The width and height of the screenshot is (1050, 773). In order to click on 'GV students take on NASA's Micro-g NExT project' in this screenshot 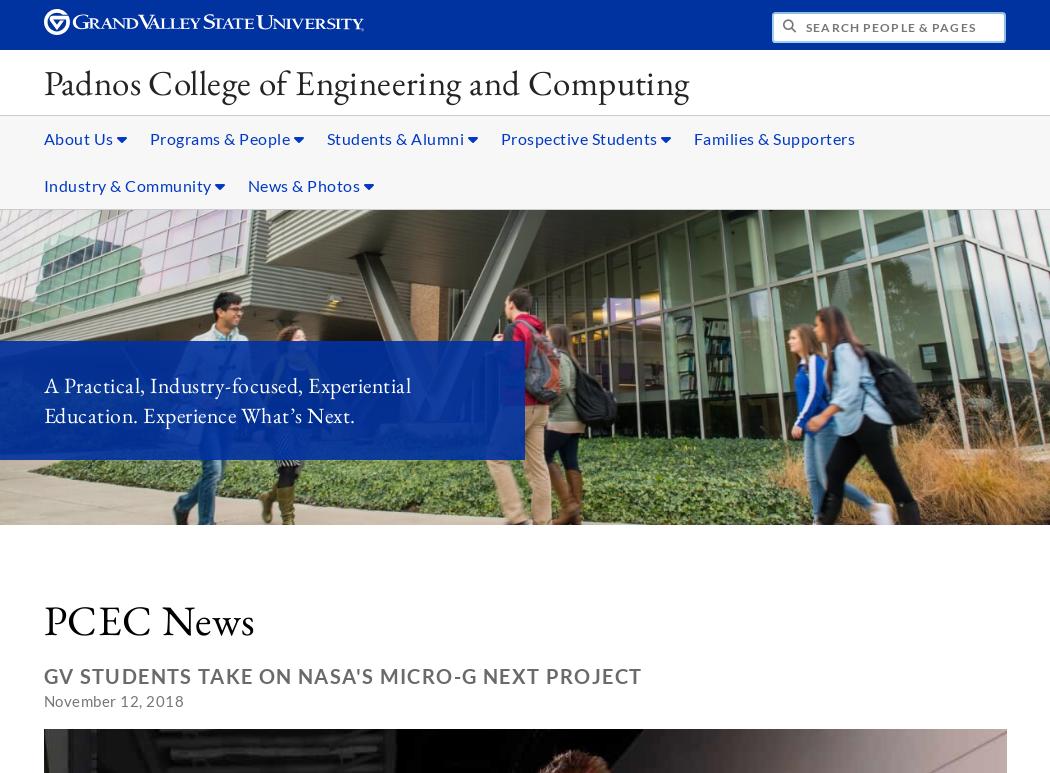, I will do `click(341, 674)`.